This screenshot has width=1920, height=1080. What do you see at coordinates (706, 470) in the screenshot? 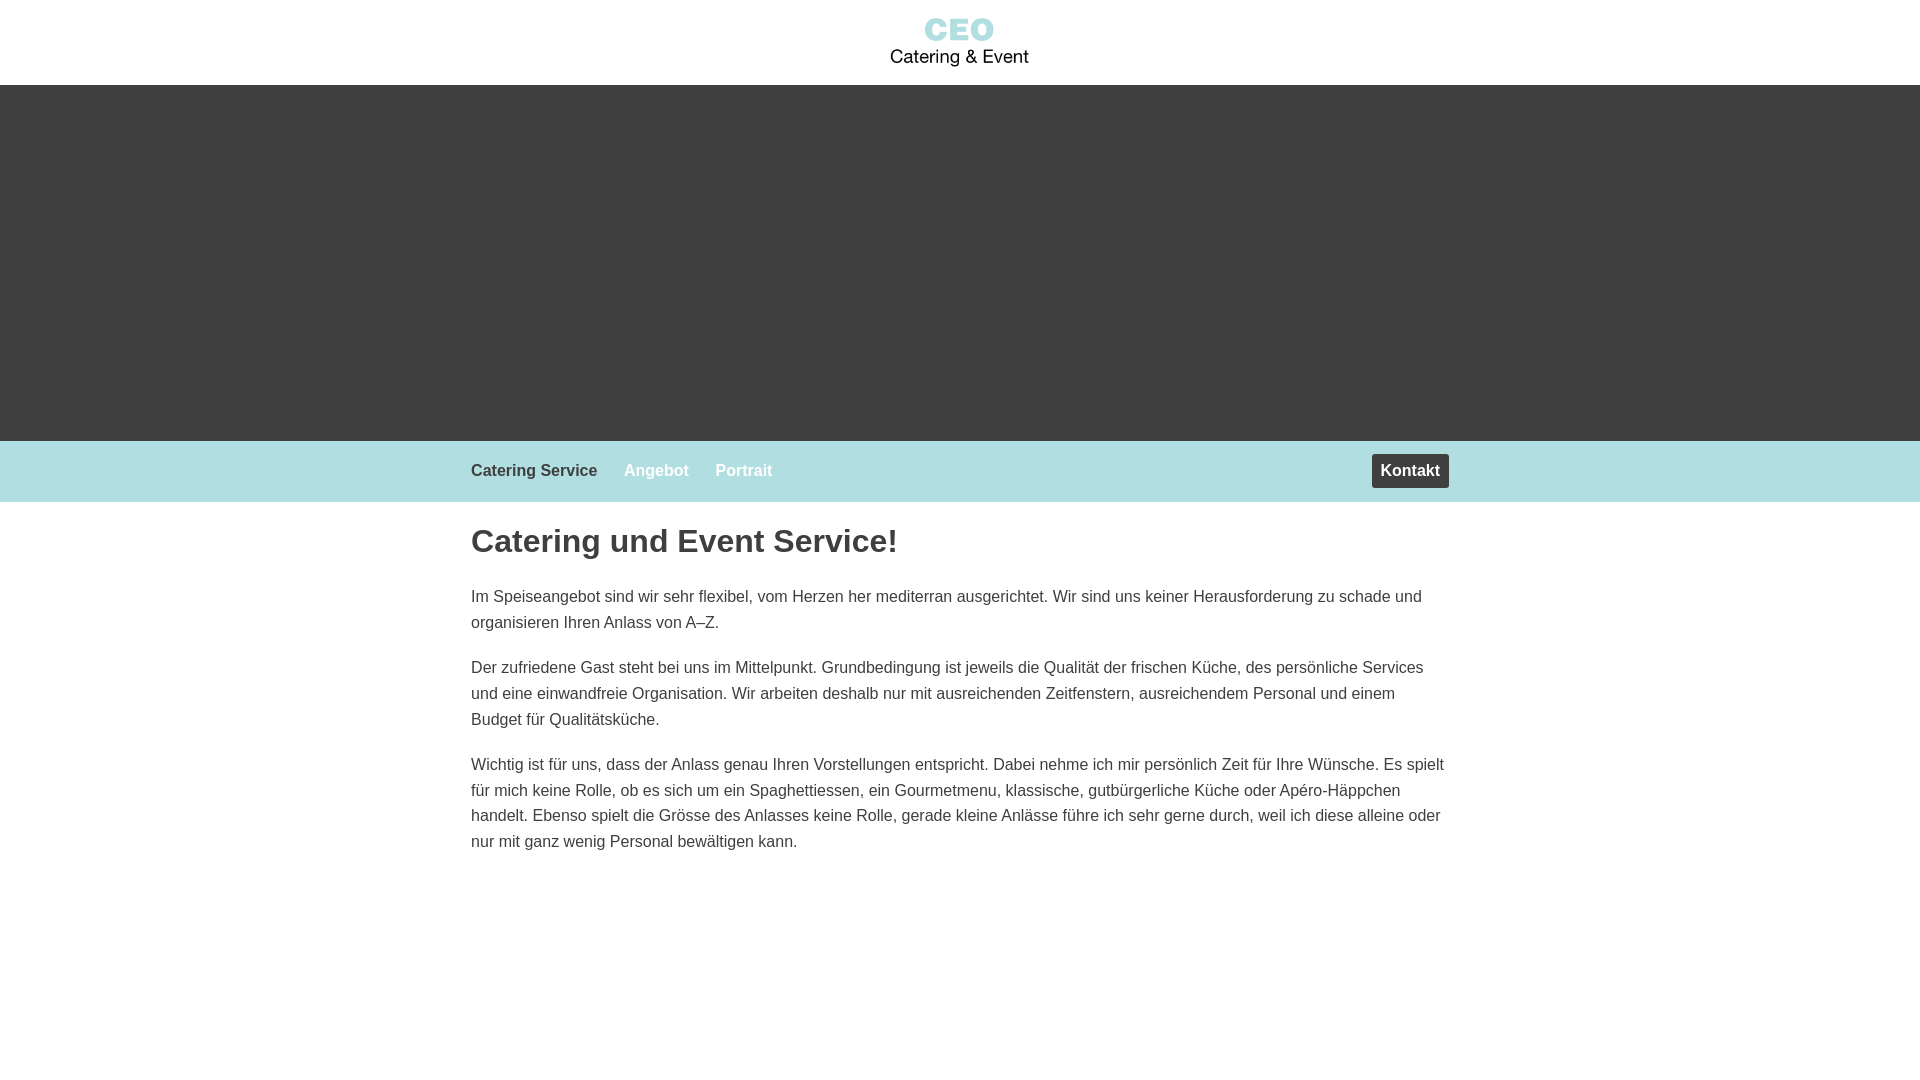
I see `'Portrait'` at bounding box center [706, 470].